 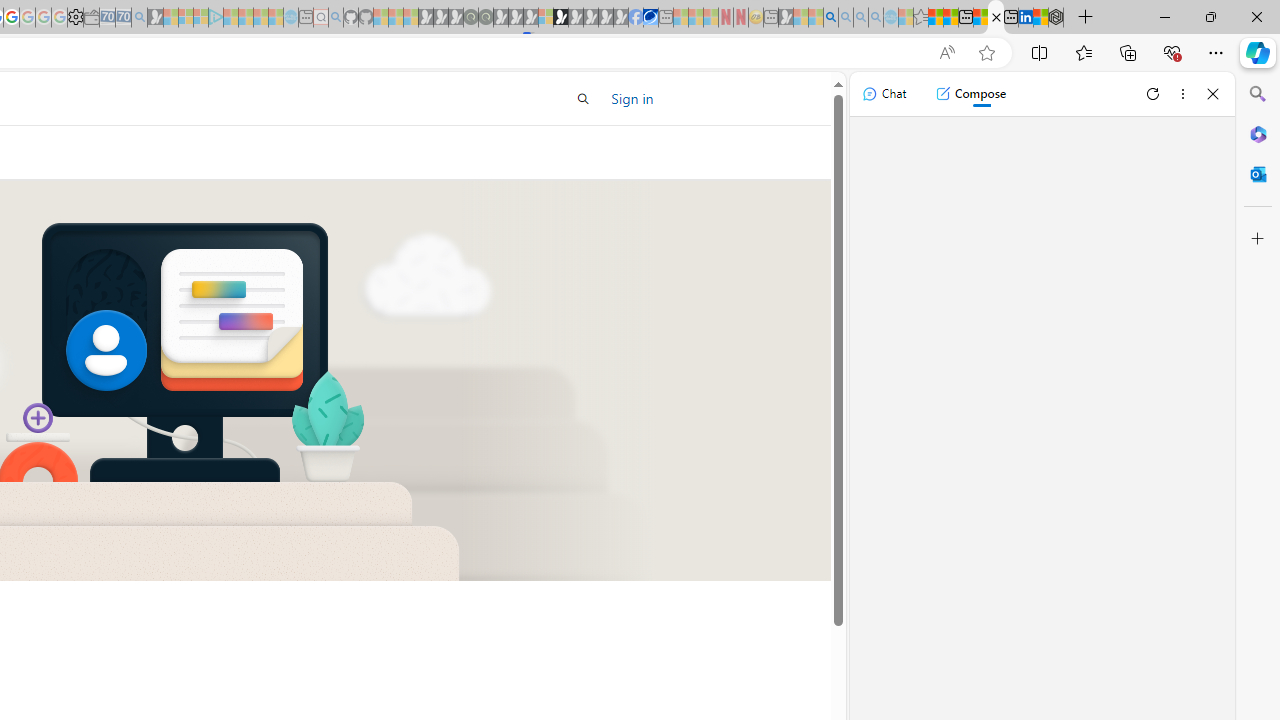 I want to click on 'Microsoft account | Privacy - Sleeping', so click(x=201, y=17).